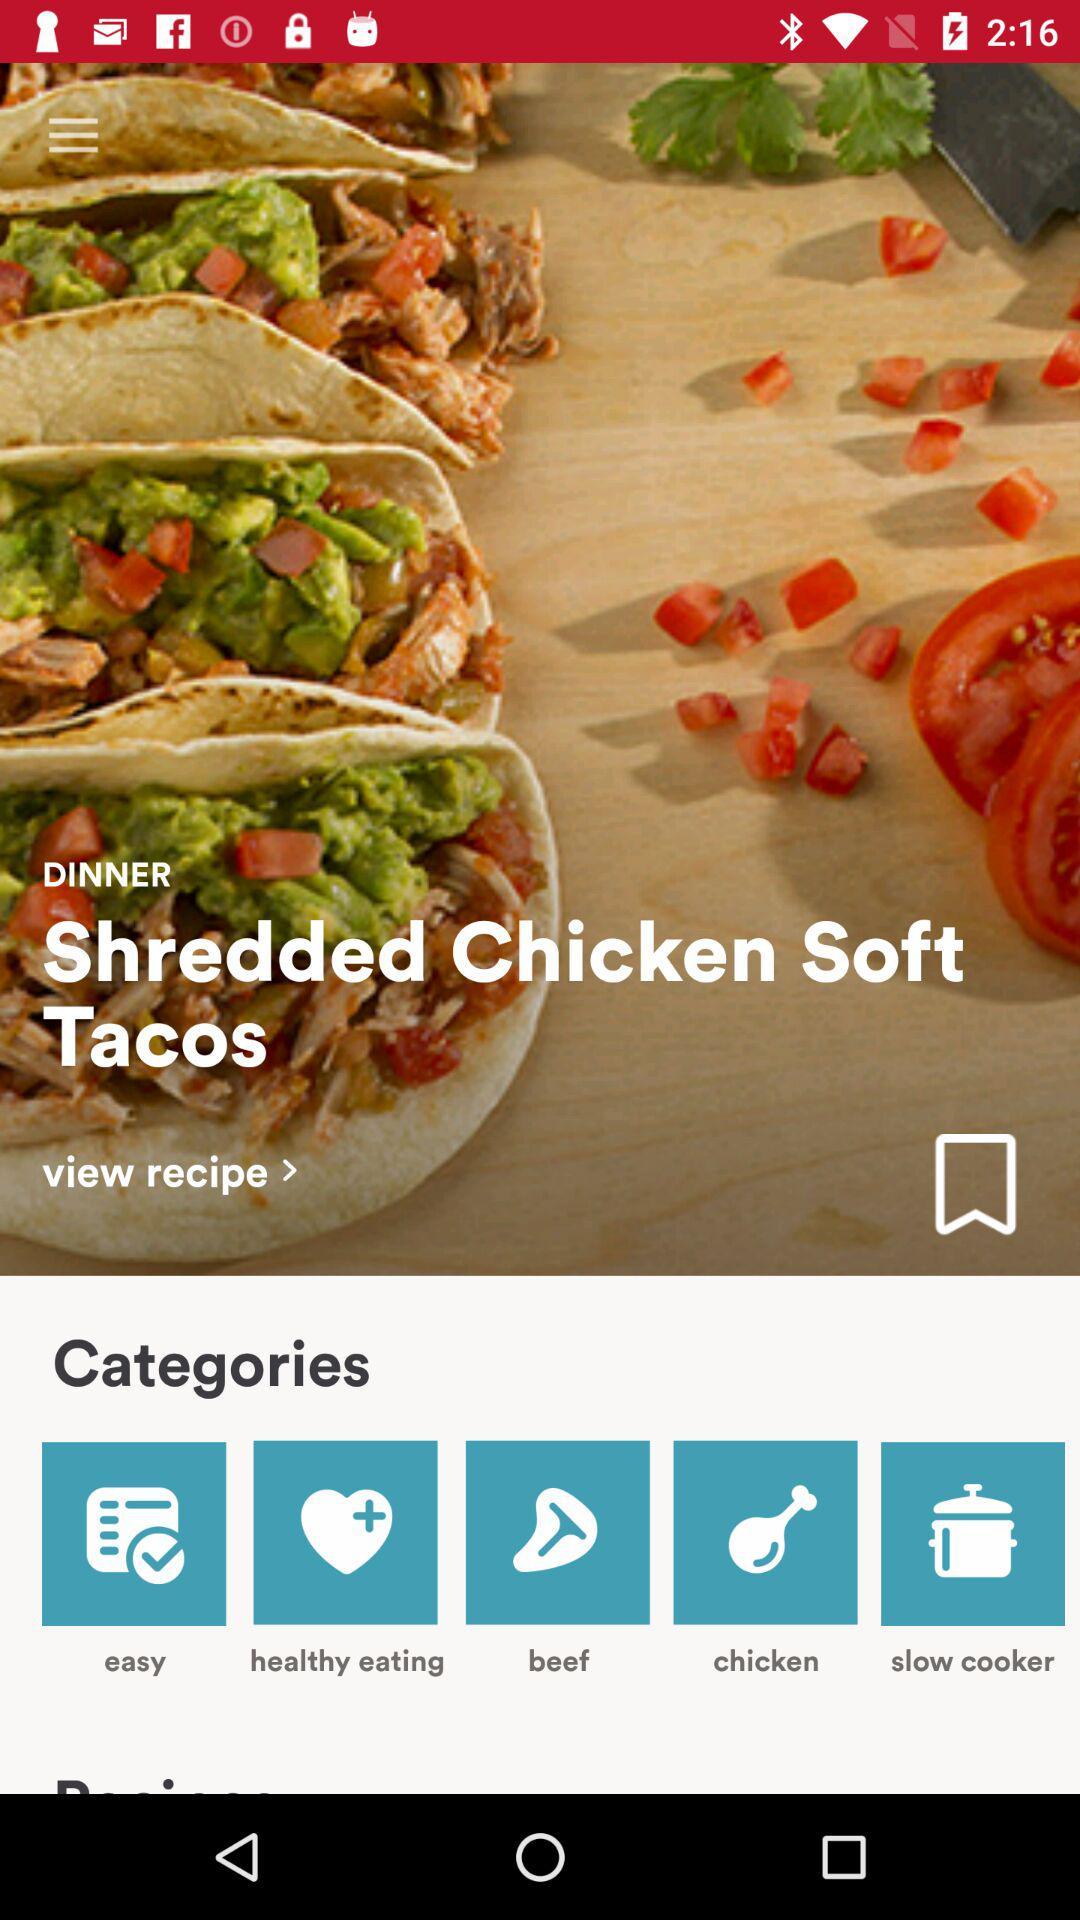 This screenshot has height=1920, width=1080. I want to click on the item next to chicken item, so click(972, 1559).